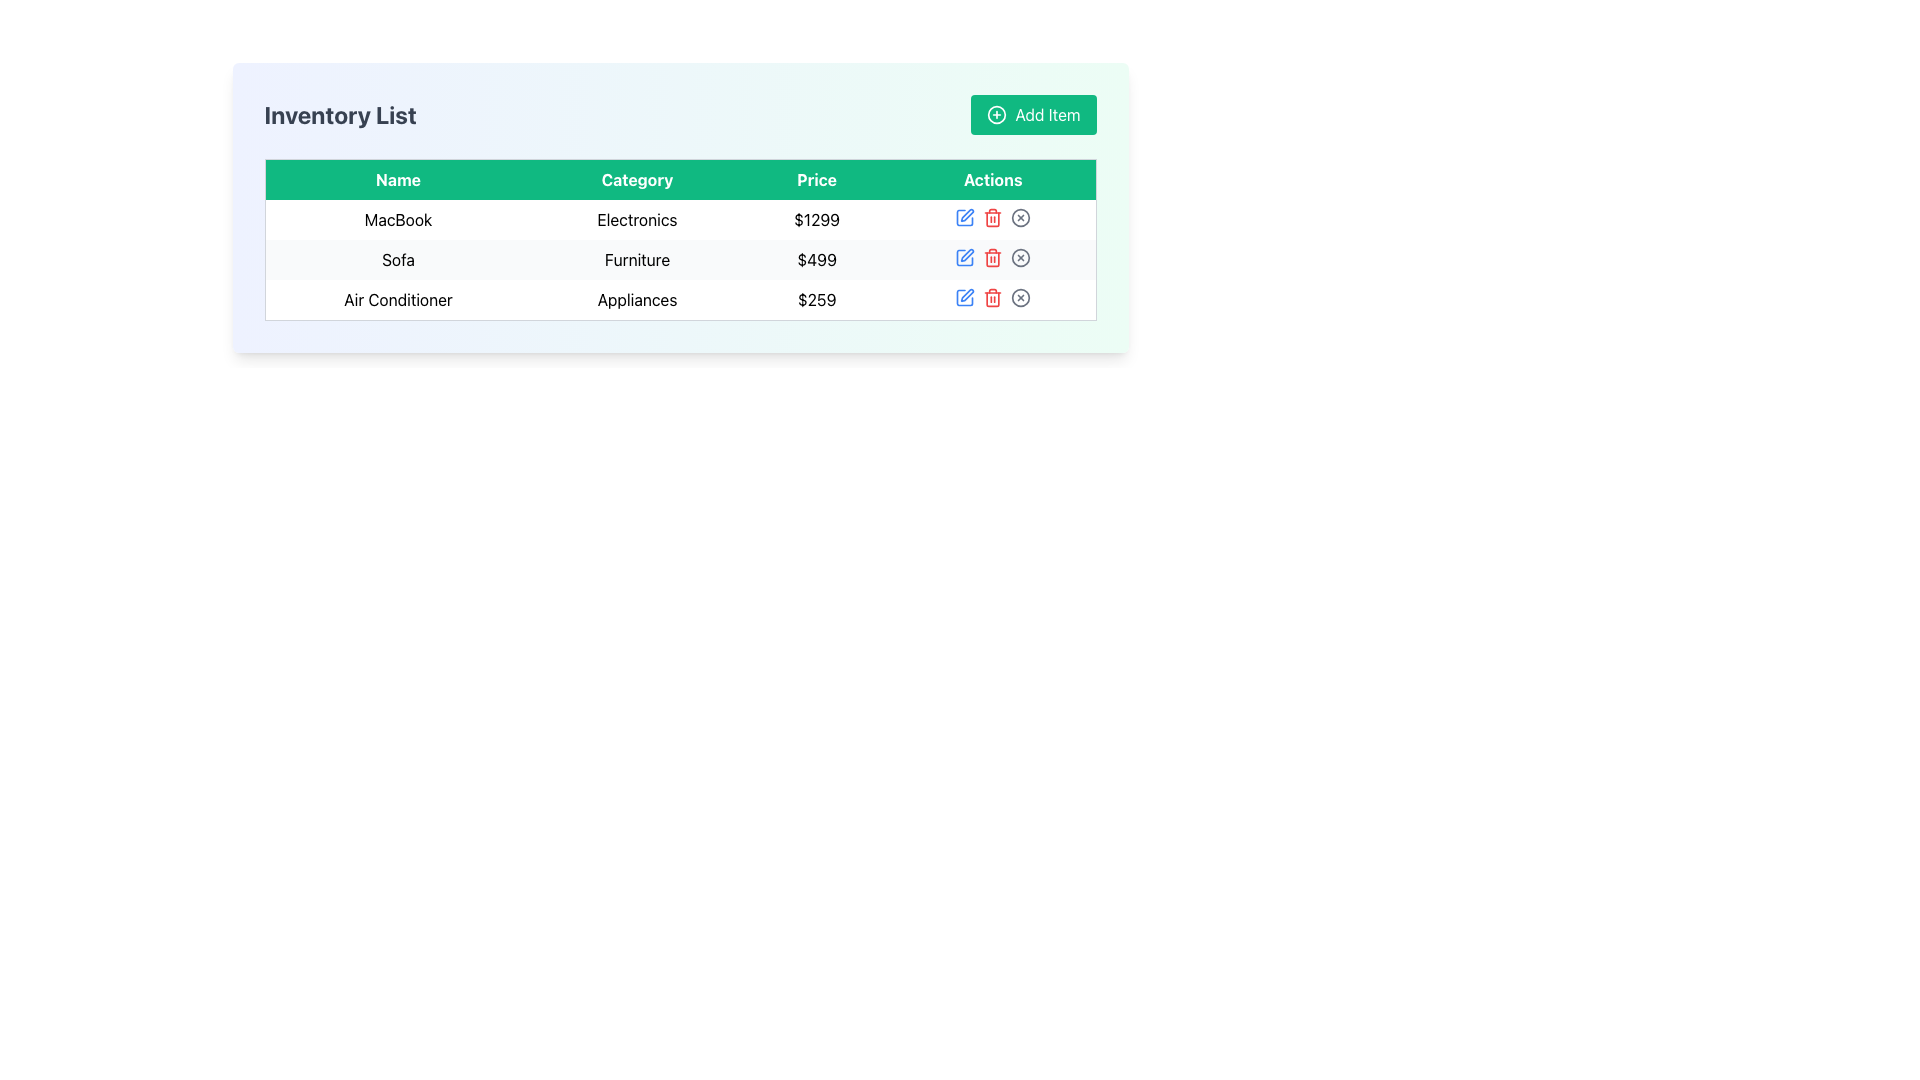  I want to click on the 'Add Item' text label, which is styled in white font on an emerald green background, located within a button at the top-right corner of the interface, so click(1046, 115).